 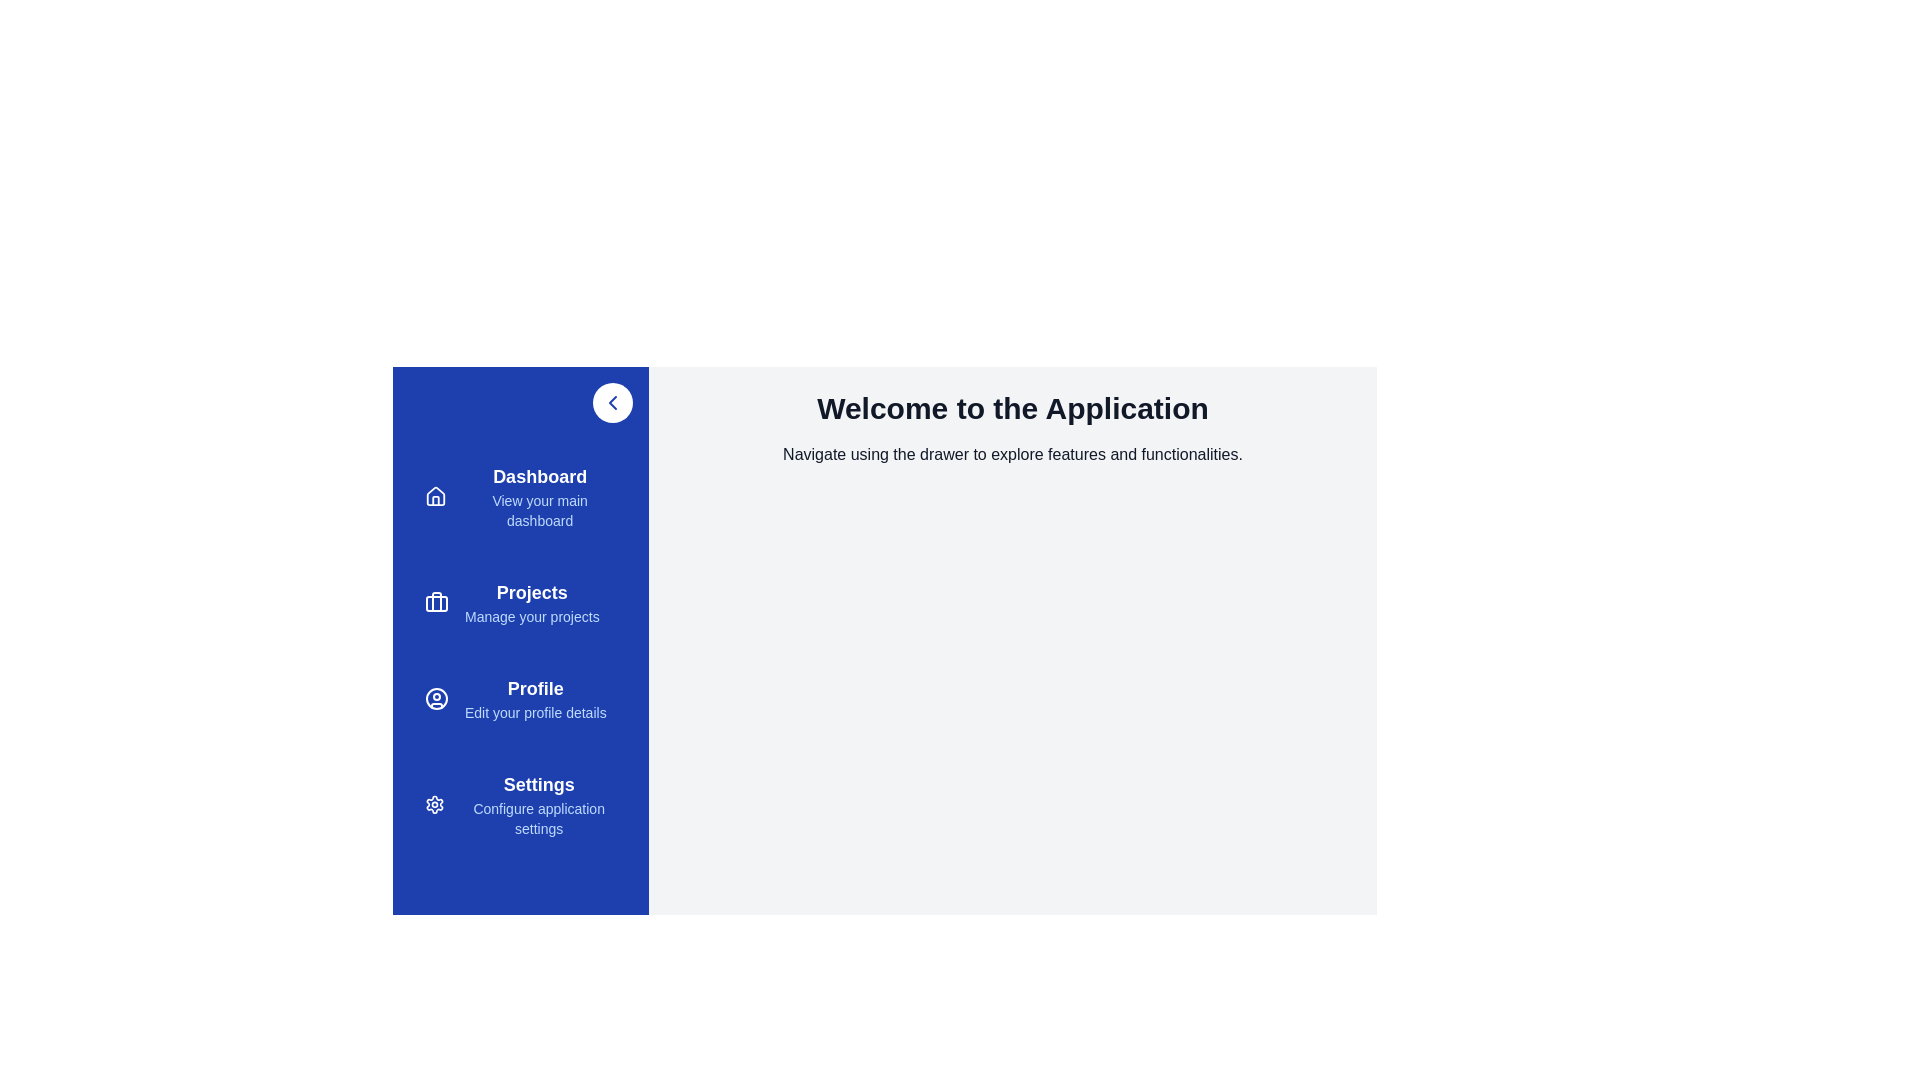 What do you see at coordinates (521, 804) in the screenshot?
I see `the menu item Settings to view its hover effect` at bounding box center [521, 804].